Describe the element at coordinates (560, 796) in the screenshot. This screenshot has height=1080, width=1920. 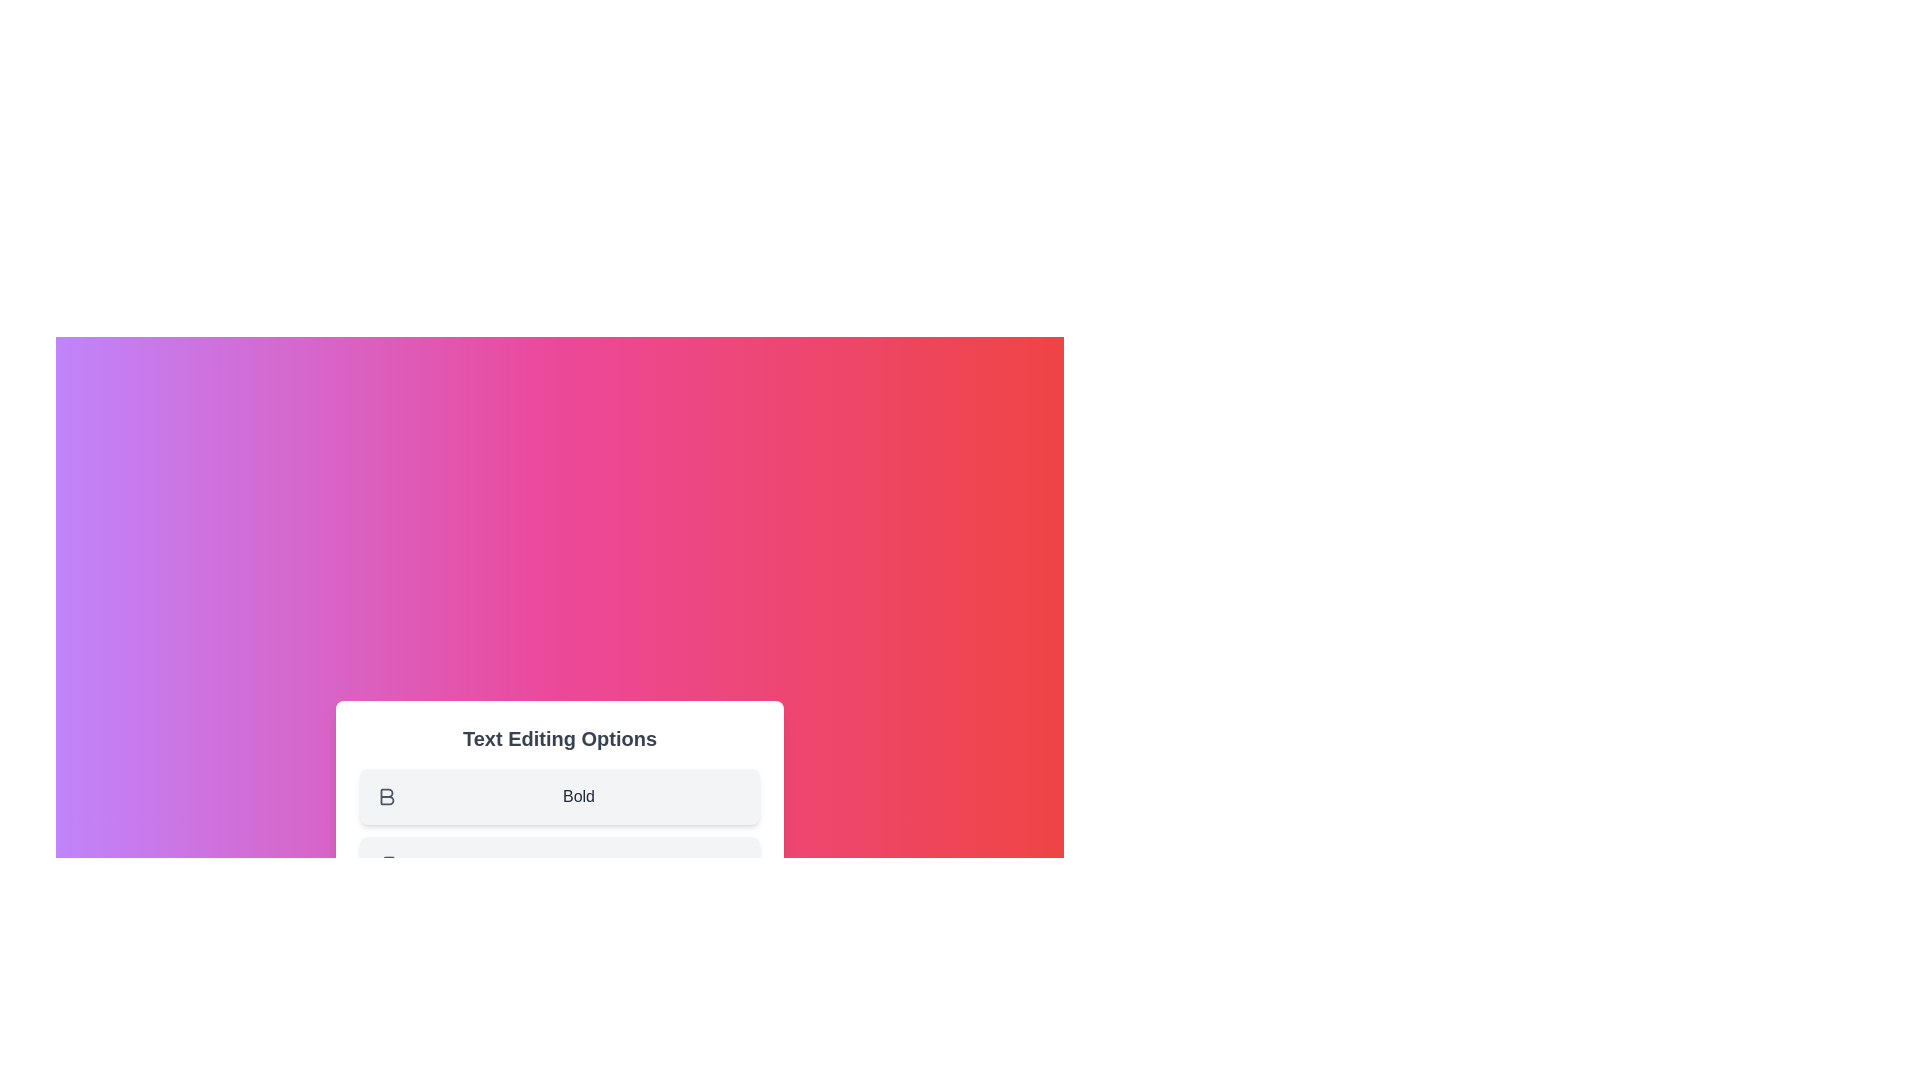
I see `the menu option Bold` at that location.